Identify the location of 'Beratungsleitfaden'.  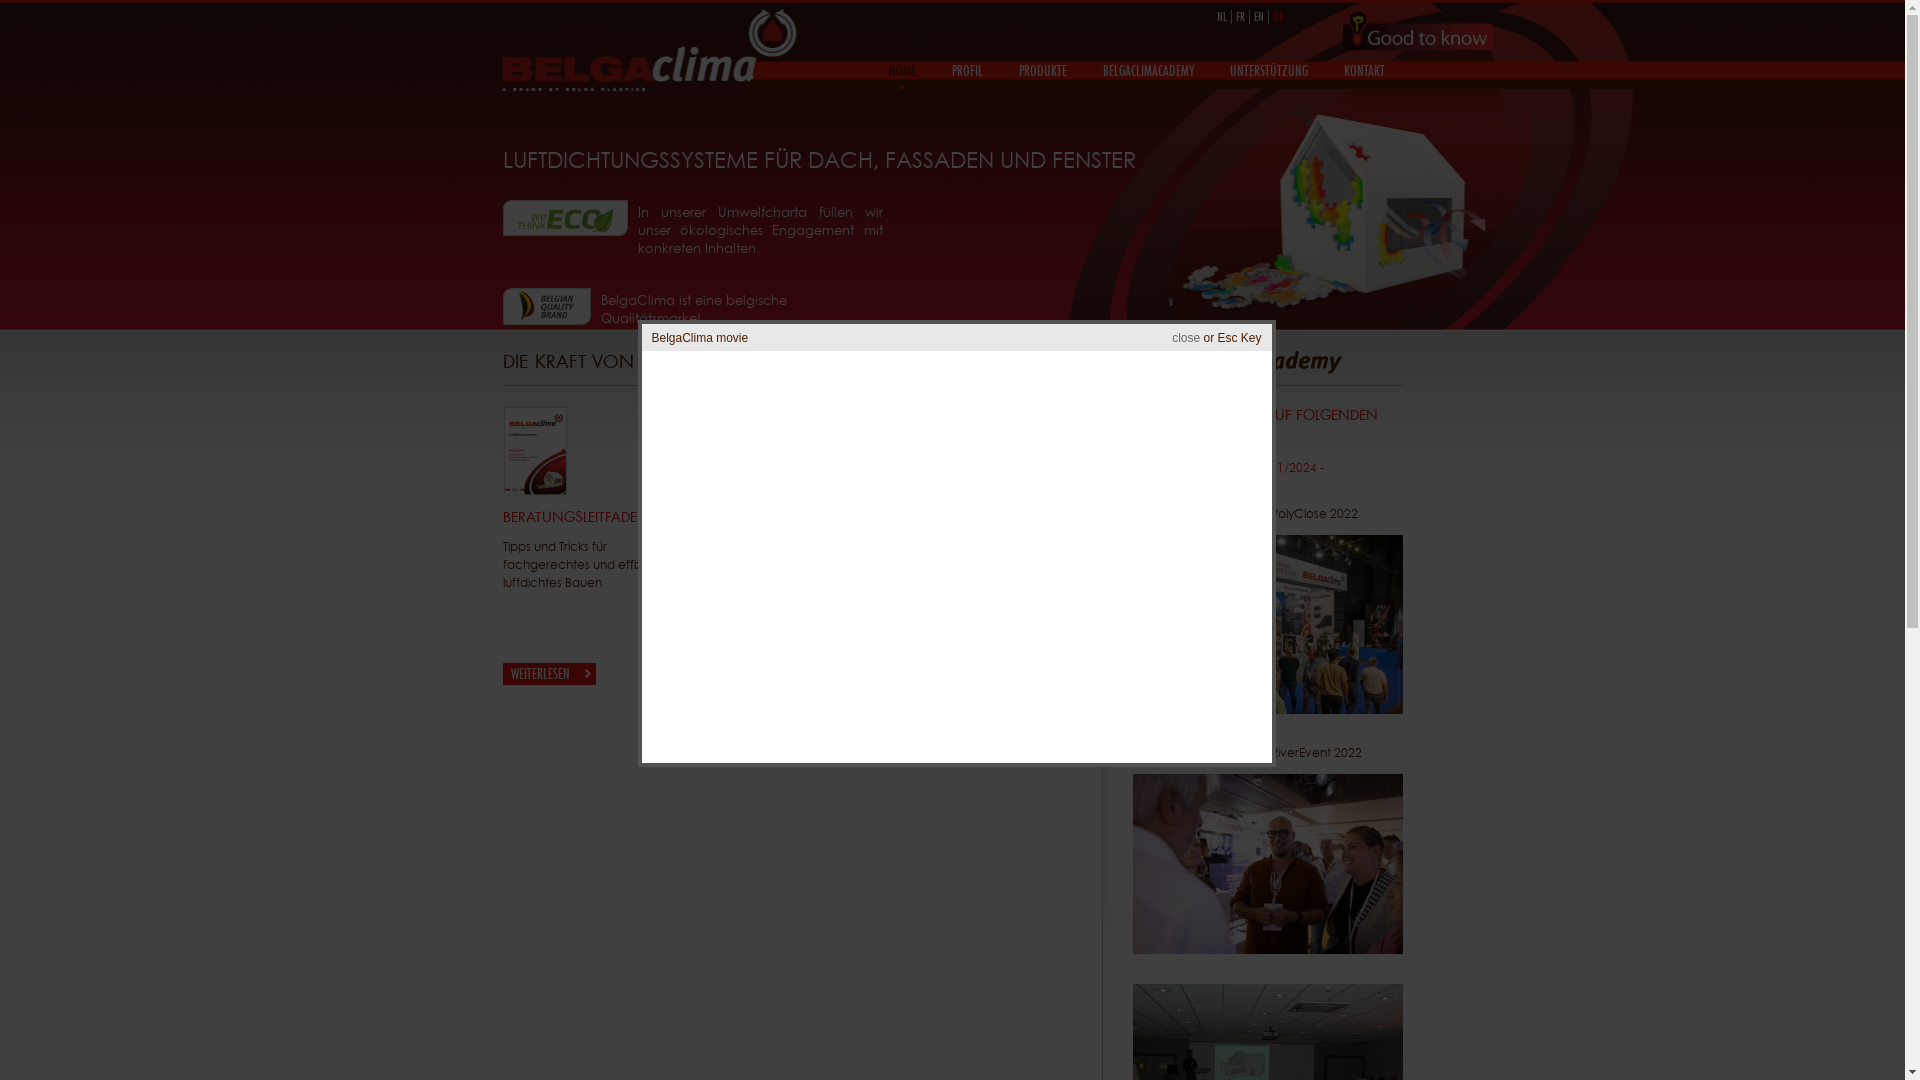
(534, 492).